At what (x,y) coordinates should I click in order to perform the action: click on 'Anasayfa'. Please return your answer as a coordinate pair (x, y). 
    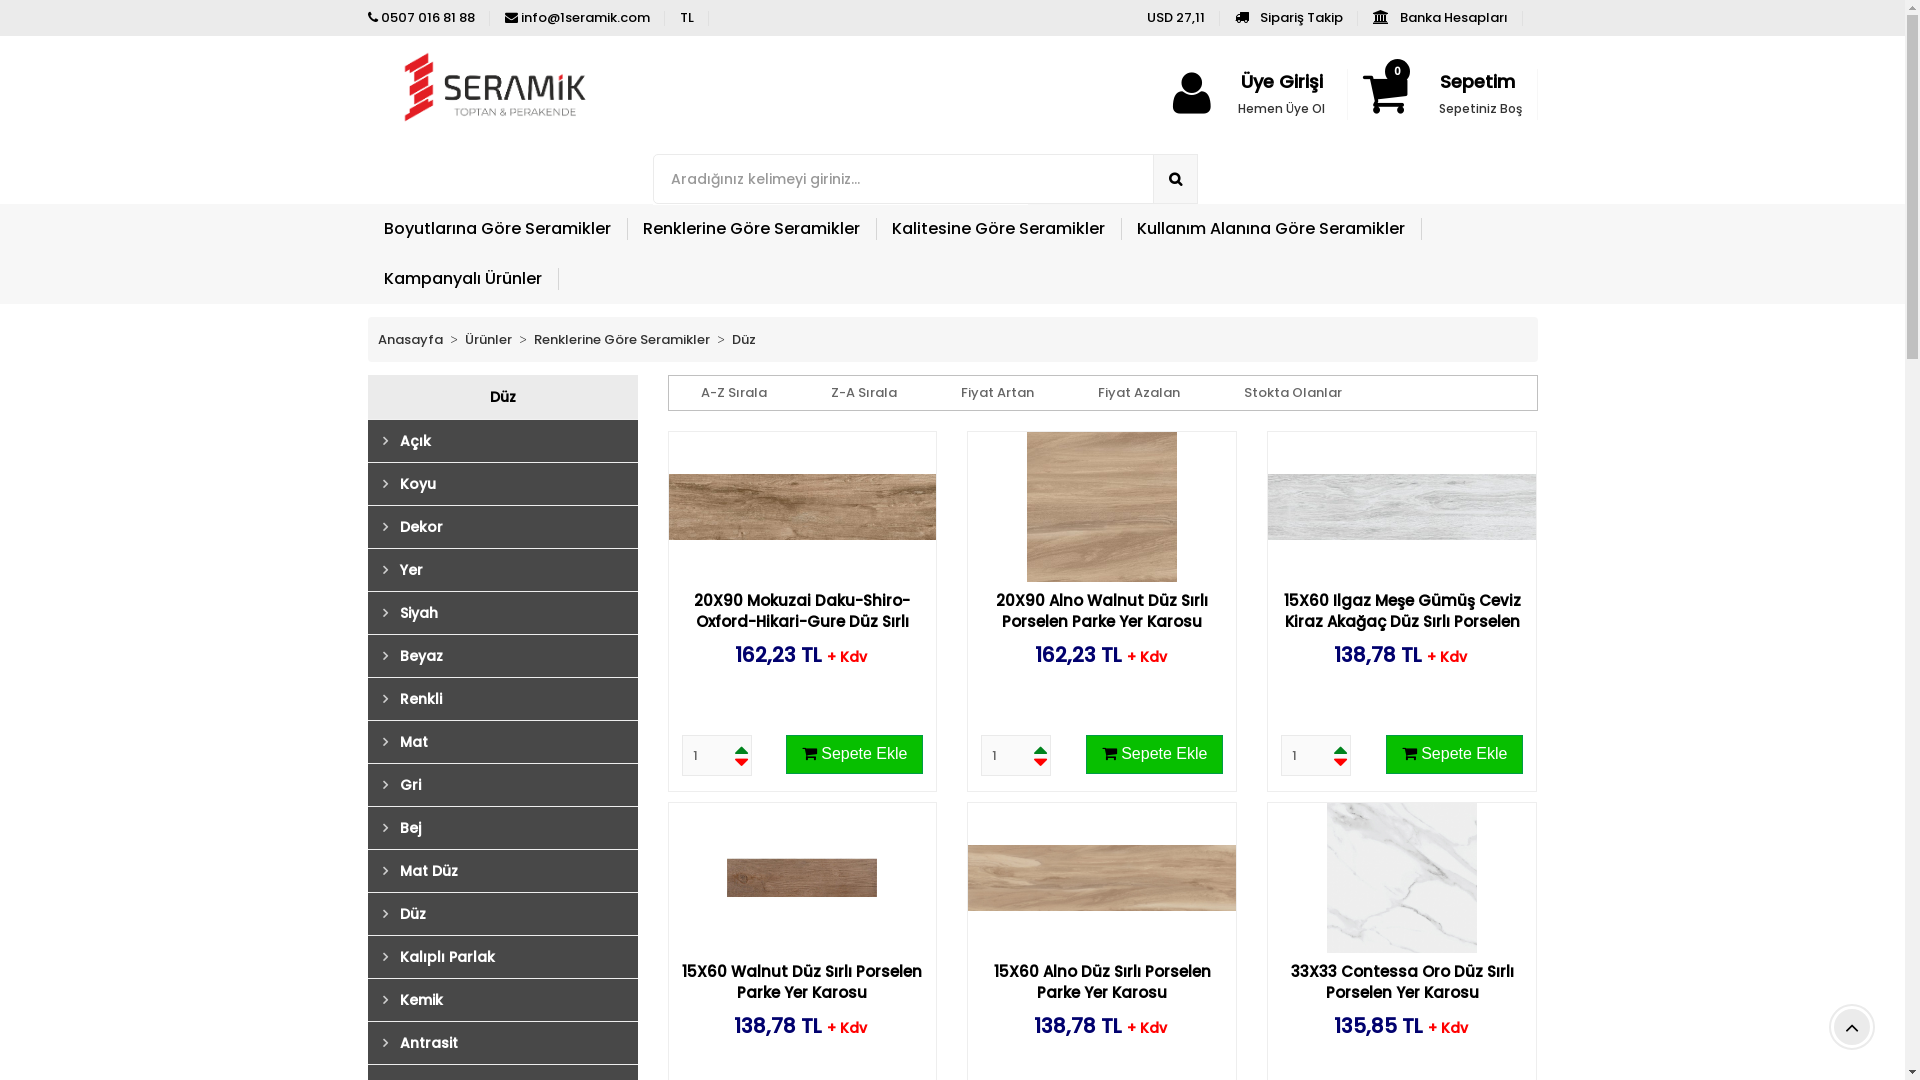
    Looking at the image, I should click on (409, 338).